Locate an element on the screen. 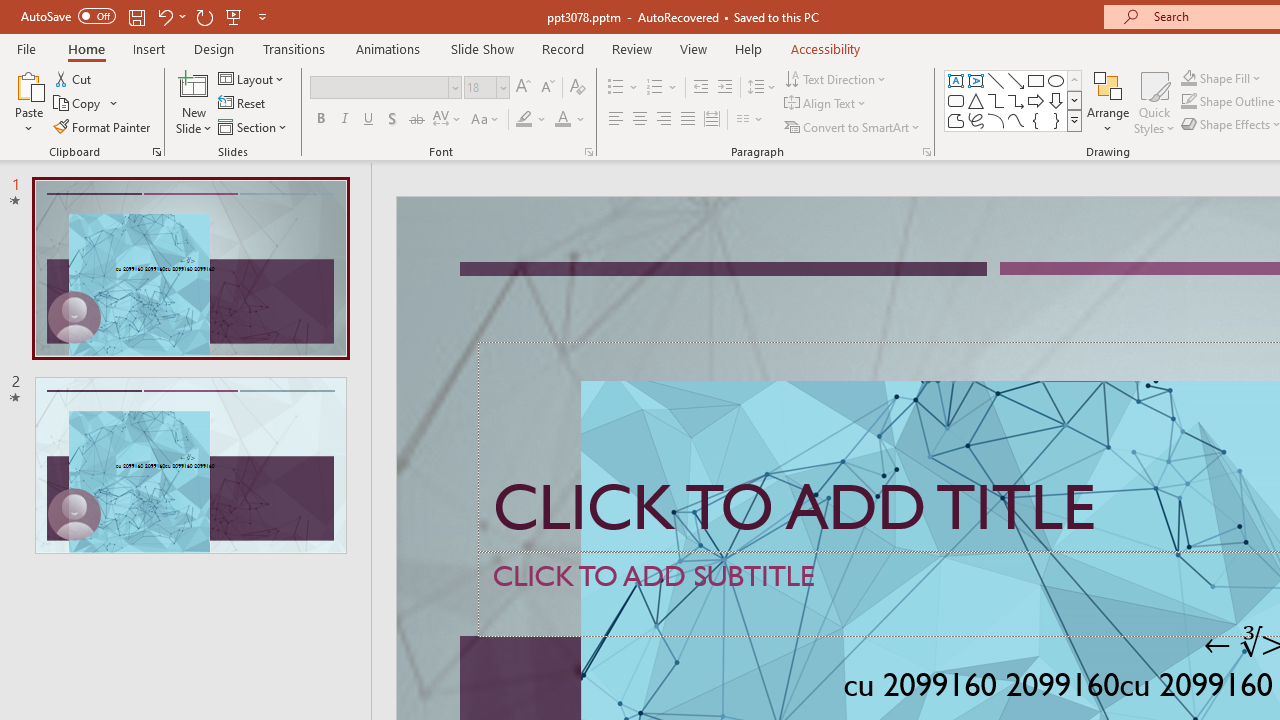  'Curve' is located at coordinates (1016, 120).